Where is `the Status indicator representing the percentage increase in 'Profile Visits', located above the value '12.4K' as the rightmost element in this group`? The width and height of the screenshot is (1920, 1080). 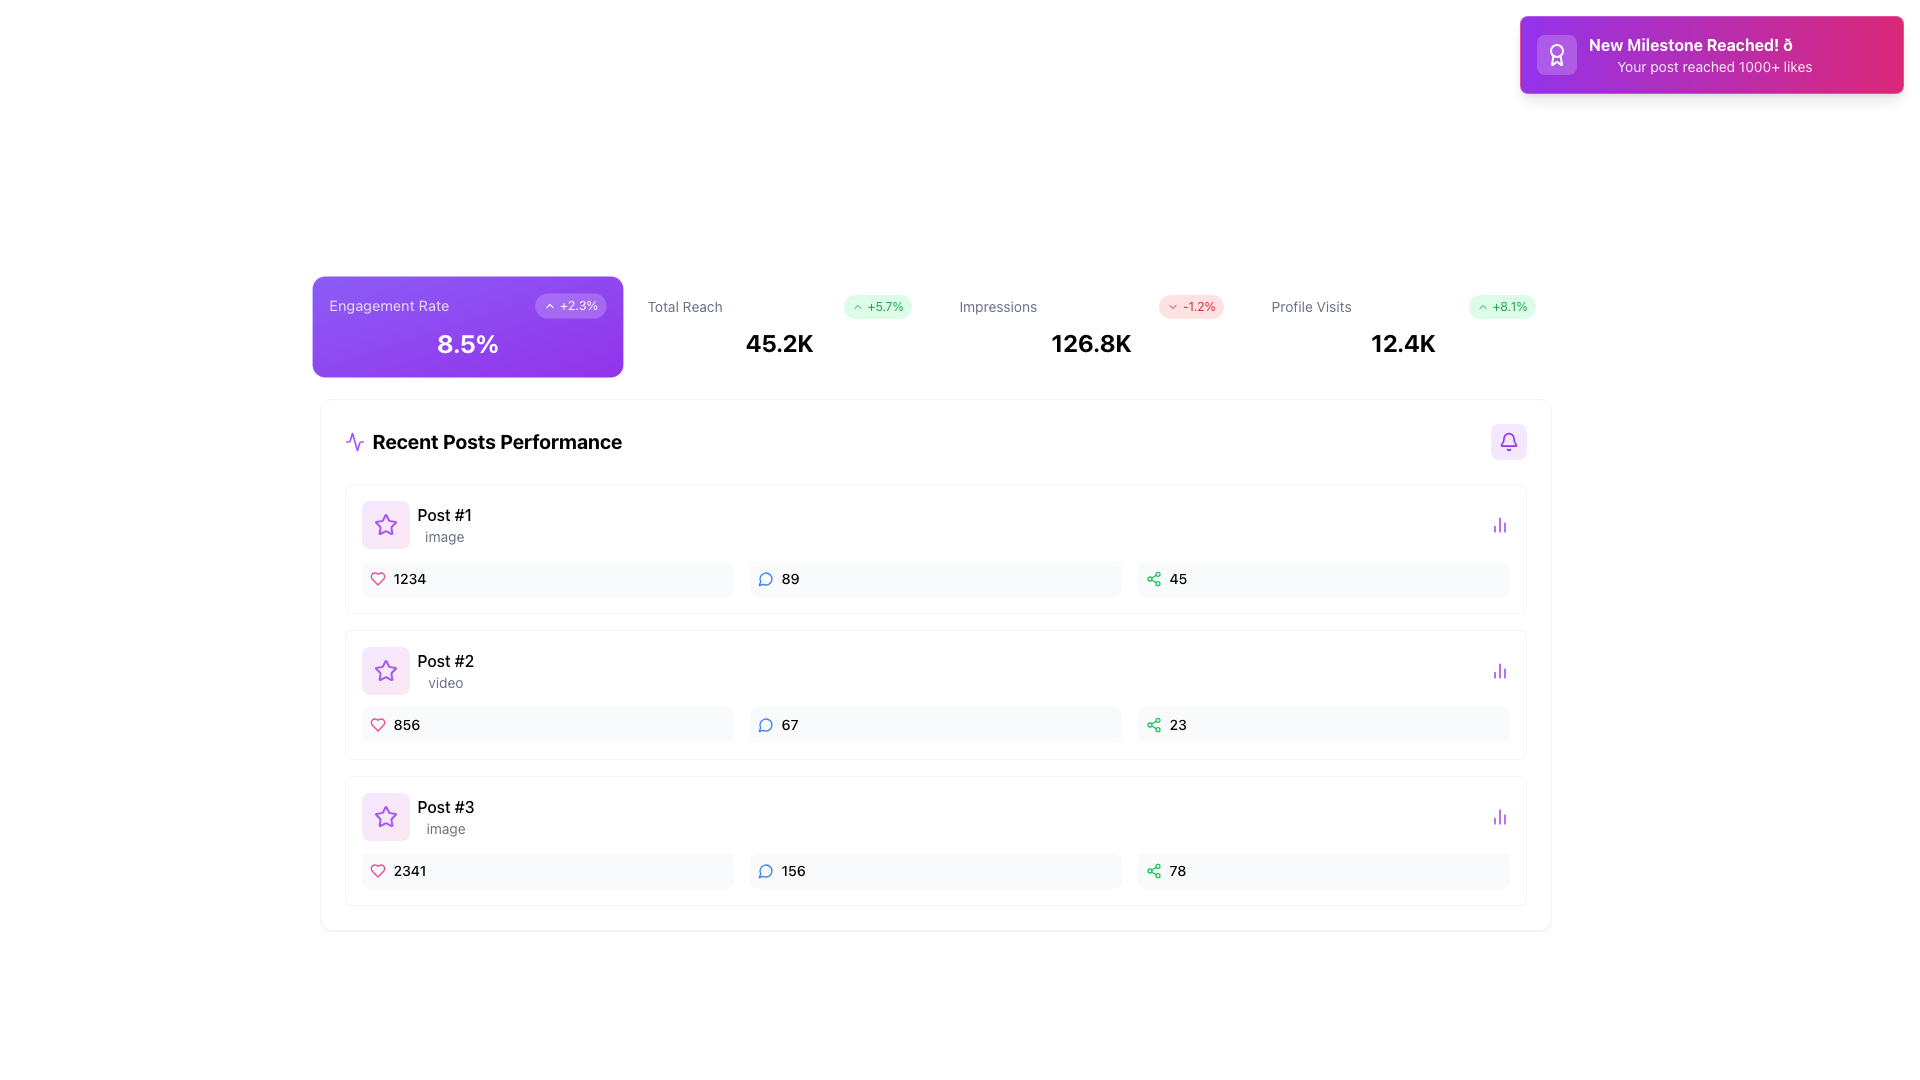 the Status indicator representing the percentage increase in 'Profile Visits', located above the value '12.4K' as the rightmost element in this group is located at coordinates (1502, 307).